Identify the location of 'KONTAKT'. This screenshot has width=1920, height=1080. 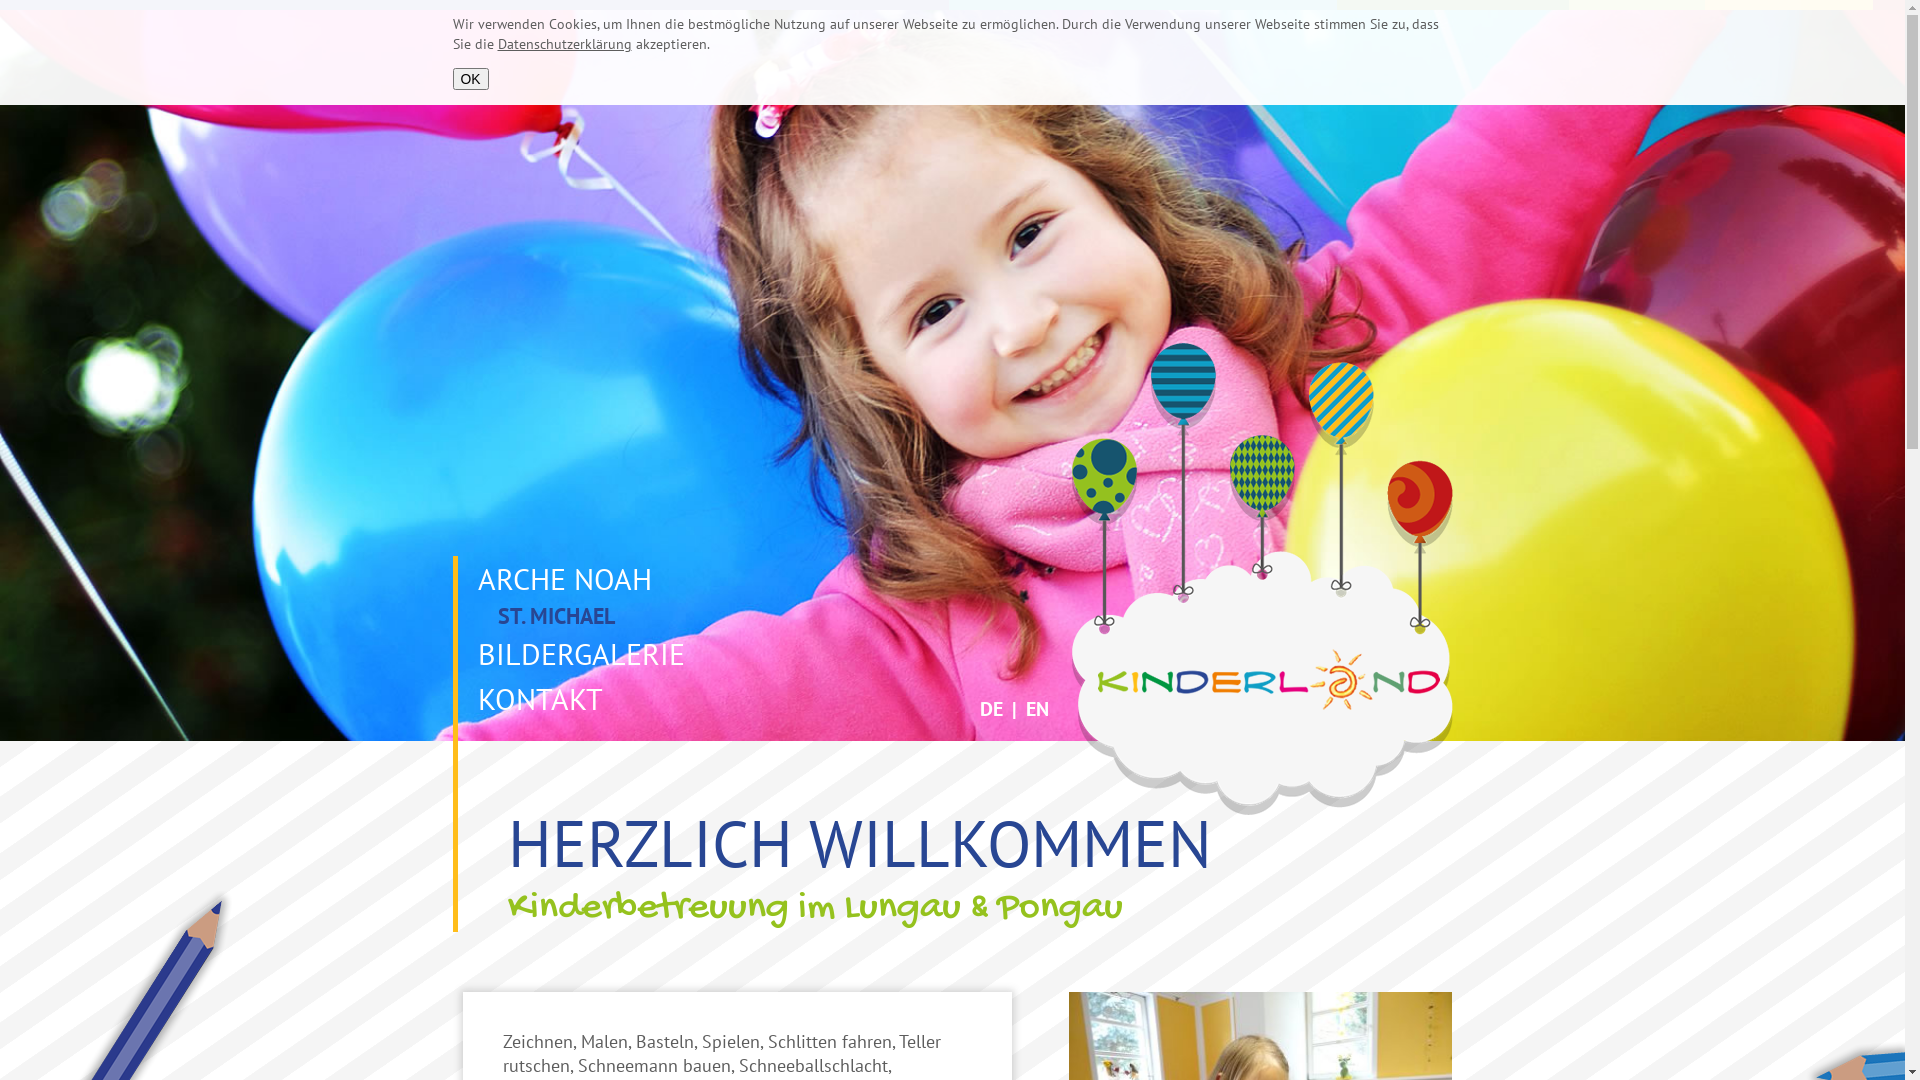
(535, 697).